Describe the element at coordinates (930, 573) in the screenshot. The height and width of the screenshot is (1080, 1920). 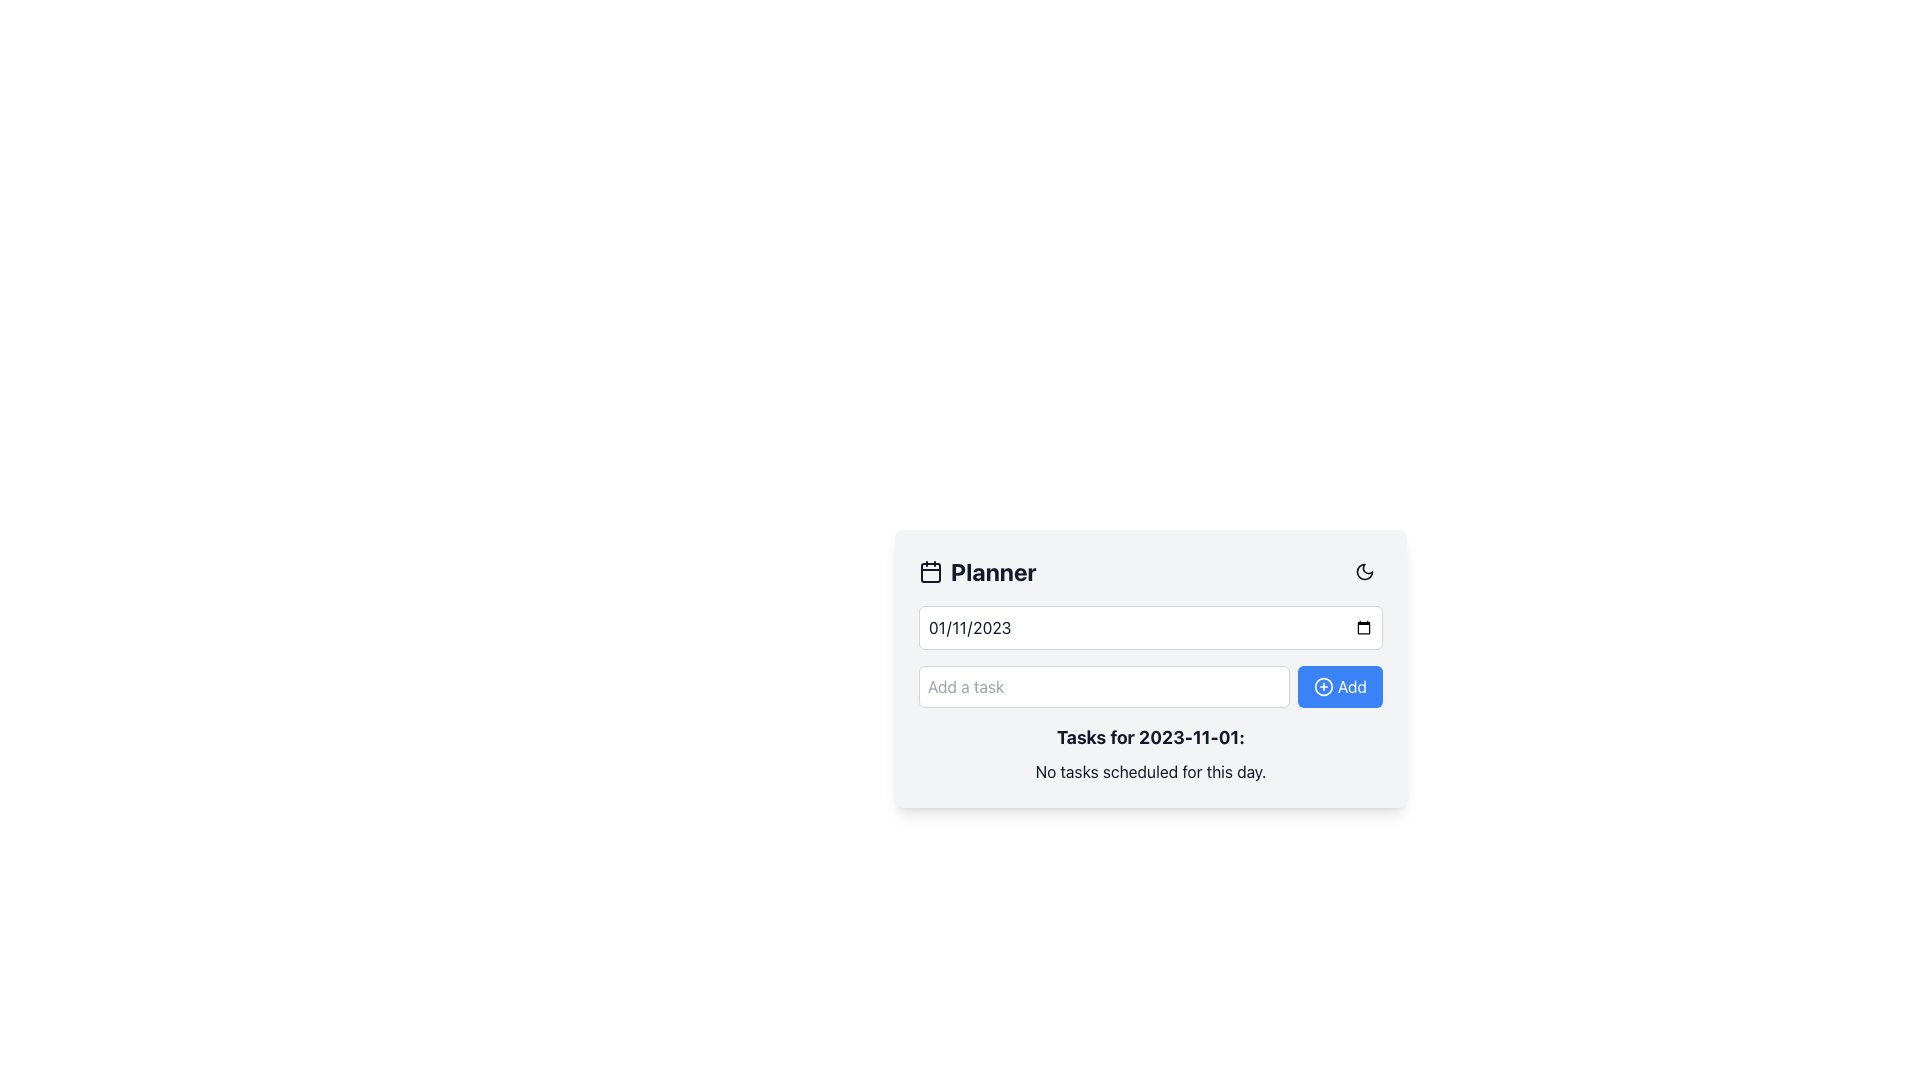
I see `the decorative rectangle inside the SVG calendar icon, which is located to the left of the title 'Planner' on the interface` at that location.